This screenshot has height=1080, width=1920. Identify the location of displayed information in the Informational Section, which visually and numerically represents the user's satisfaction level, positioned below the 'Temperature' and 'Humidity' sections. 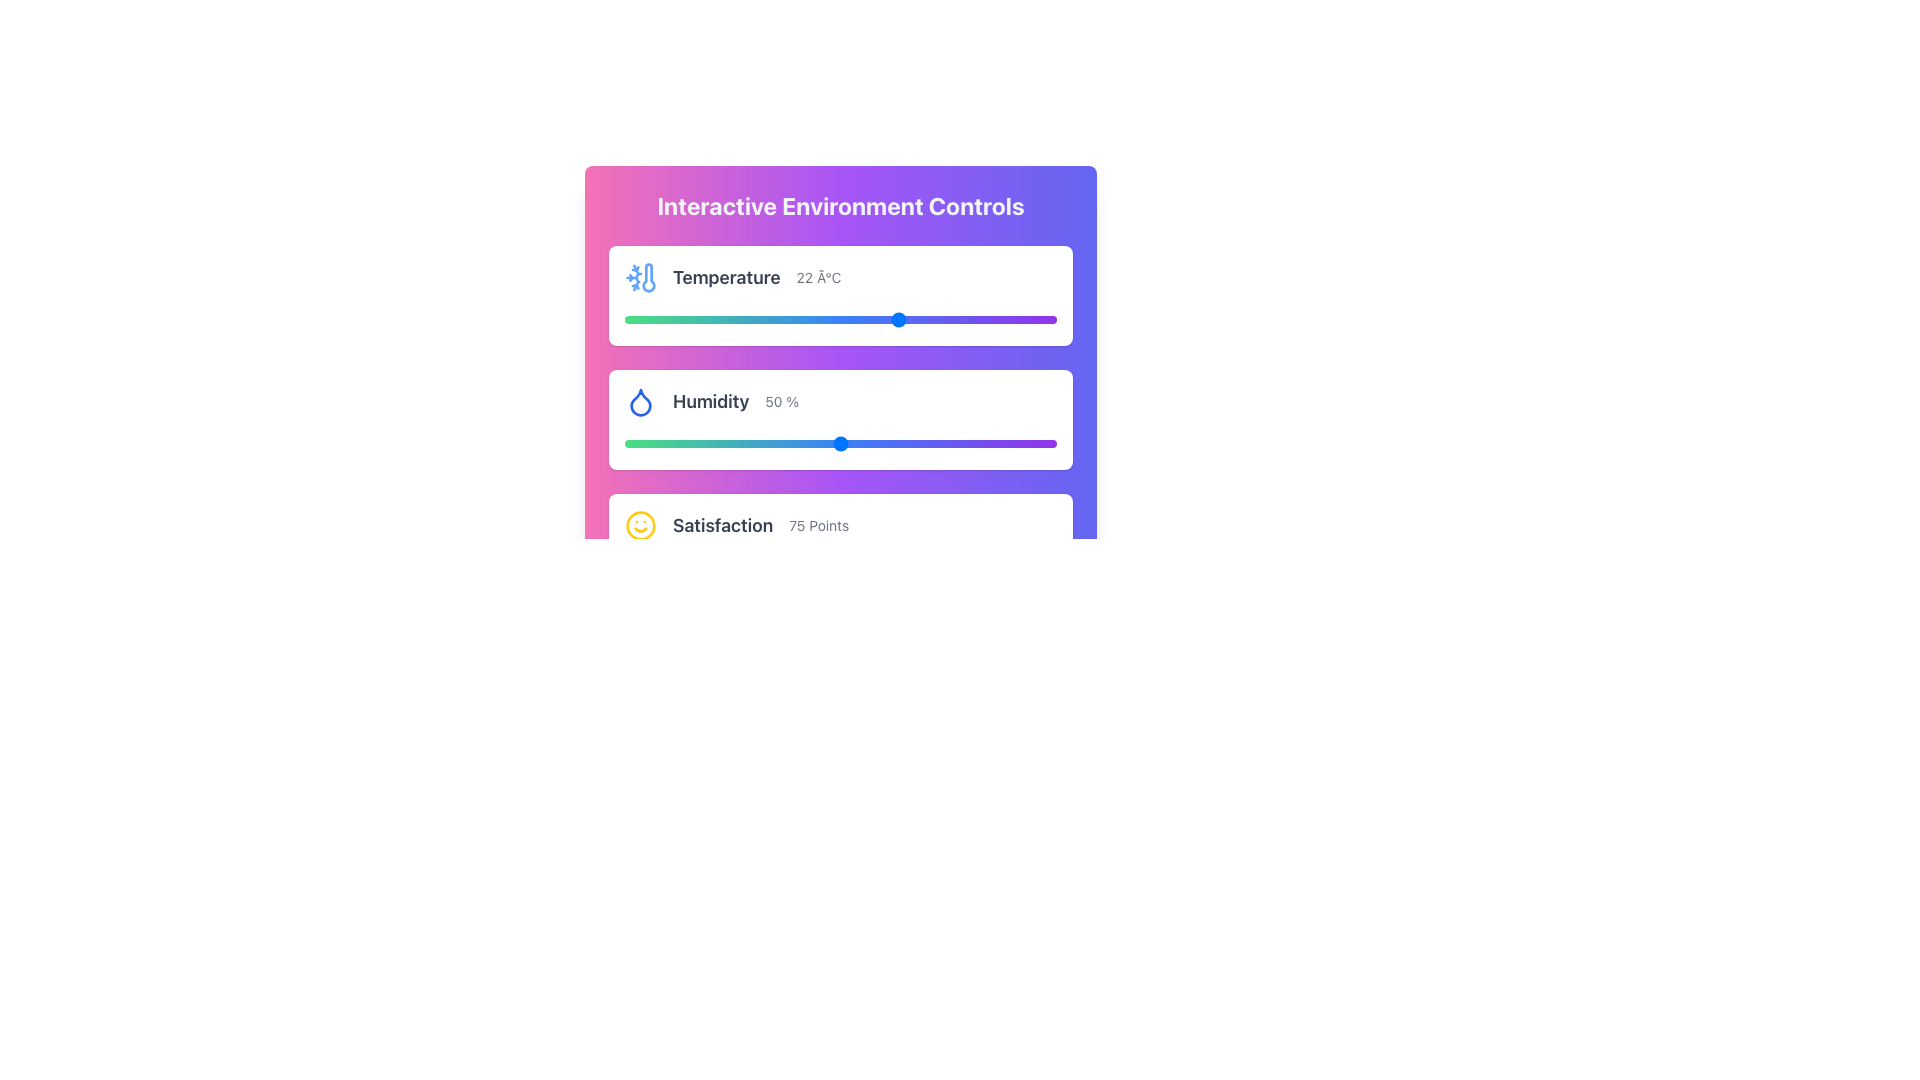
(840, 524).